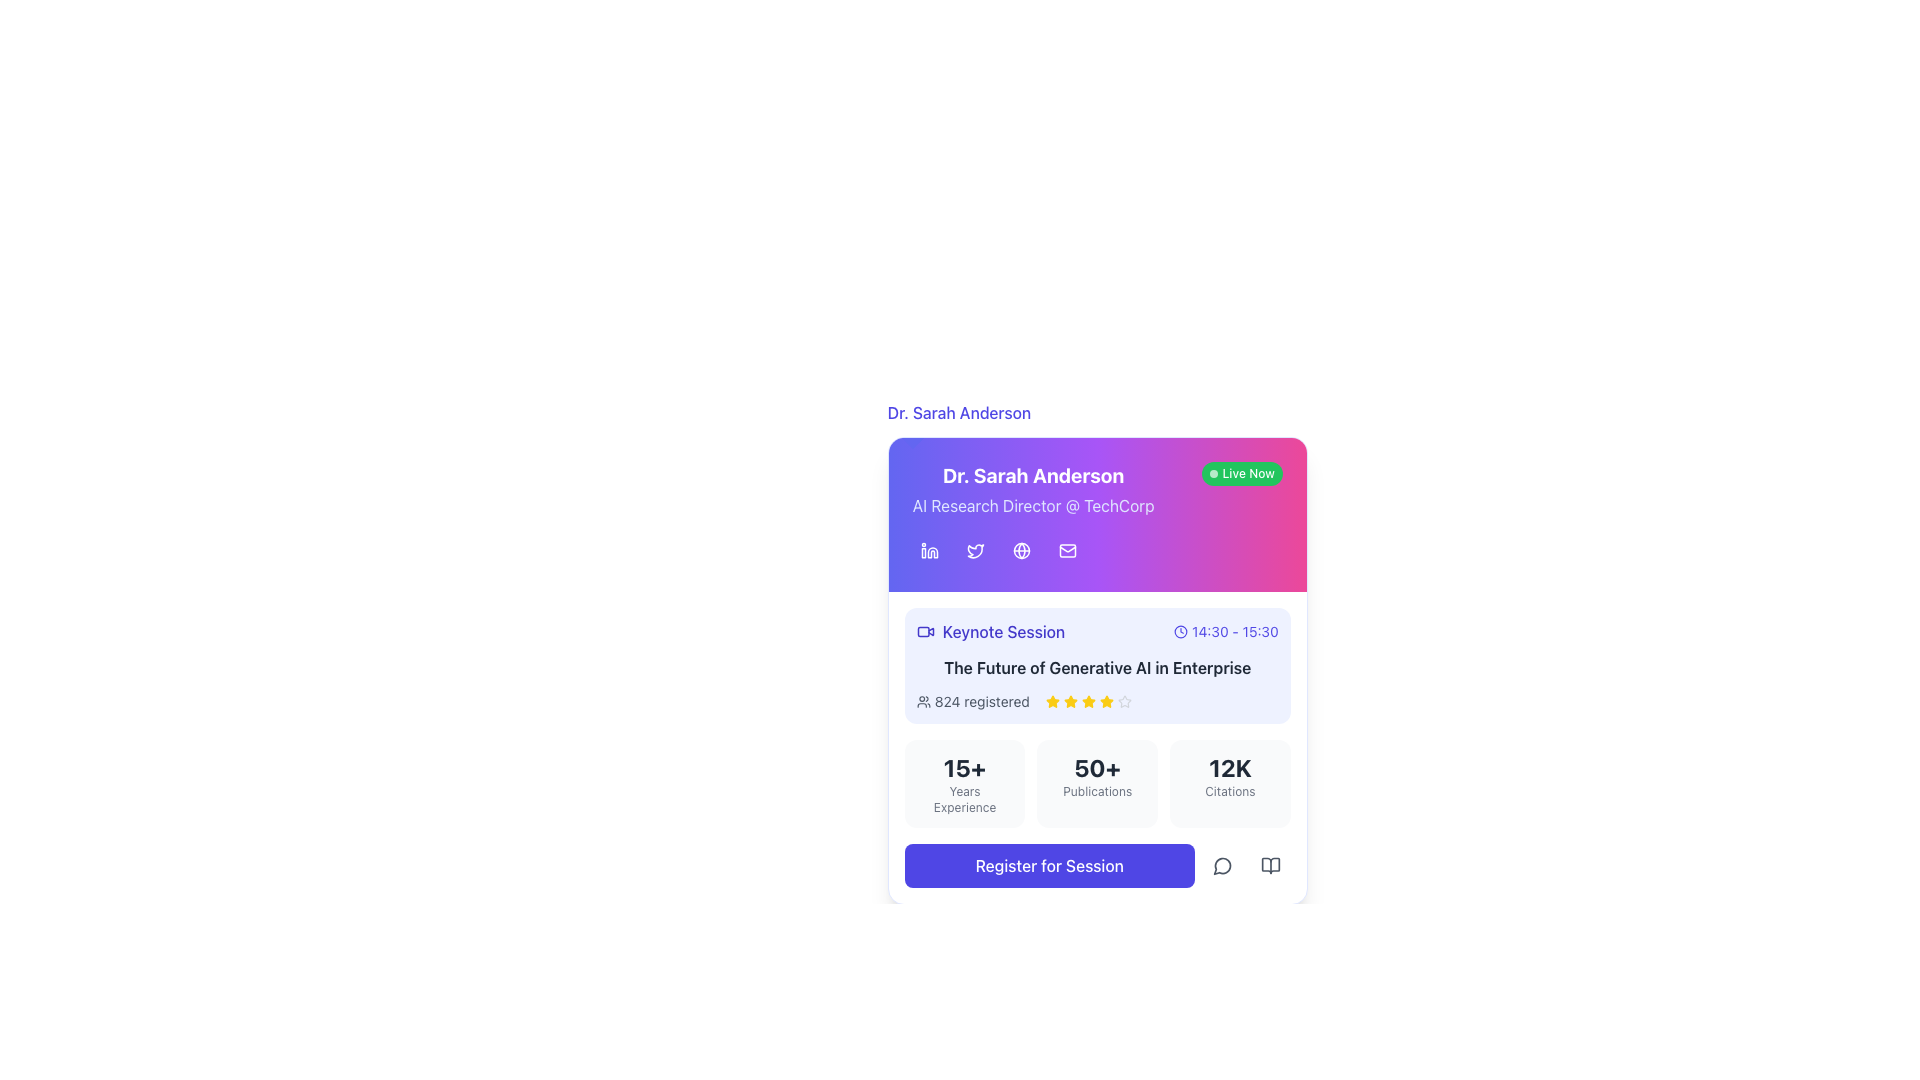  What do you see at coordinates (975, 551) in the screenshot?
I see `the small, light blue Twitter icon, which is the second icon in a row of four below the name 'Dr. Sarah Anderson' and their title` at bounding box center [975, 551].